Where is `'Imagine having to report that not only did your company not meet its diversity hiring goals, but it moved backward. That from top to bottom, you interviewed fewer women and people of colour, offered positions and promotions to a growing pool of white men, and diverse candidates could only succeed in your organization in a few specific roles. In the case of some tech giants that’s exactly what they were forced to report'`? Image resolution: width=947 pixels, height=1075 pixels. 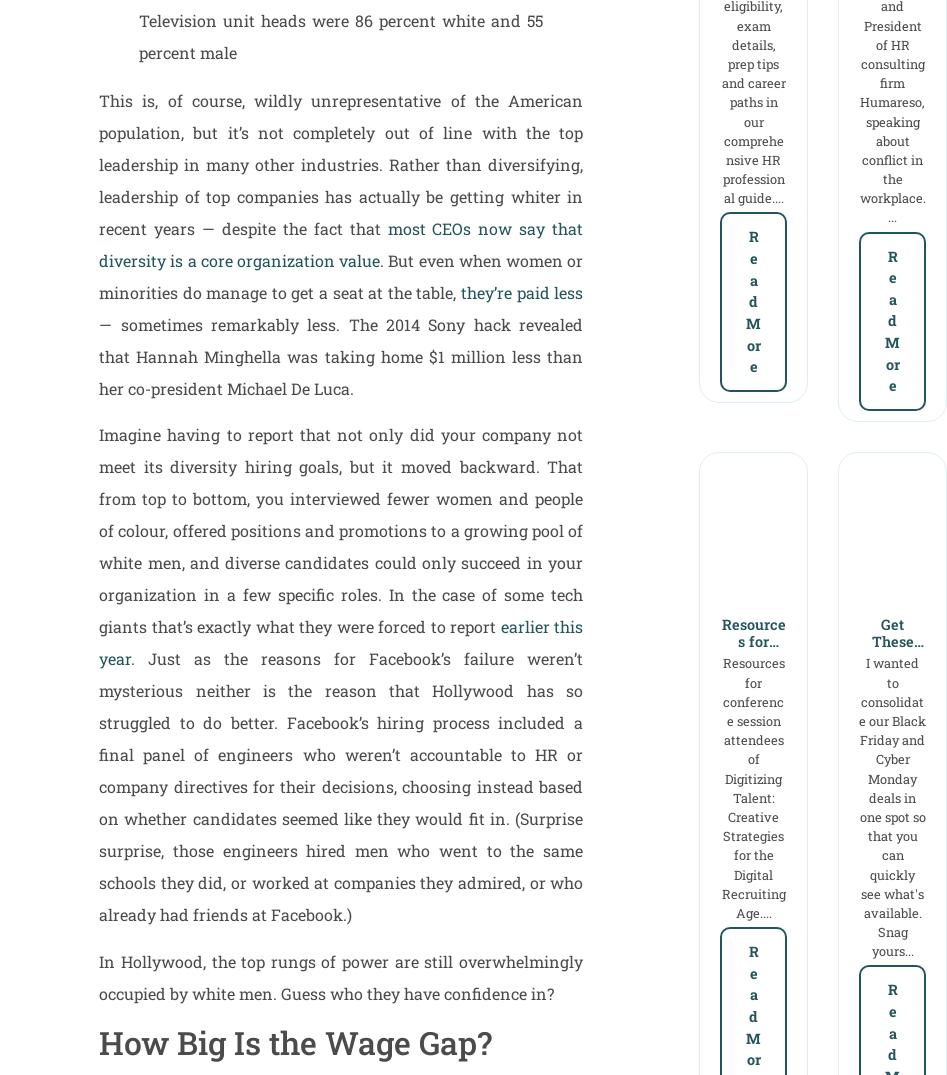 'Imagine having to report that not only did your company not meet its diversity hiring goals, but it moved backward. That from top to bottom, you interviewed fewer women and people of colour, offered positions and promotions to a growing pool of white men, and diverse candidates could only succeed in your organization in a few specific roles. In the case of some tech giants that’s exactly what they were forced to report' is located at coordinates (340, 529).